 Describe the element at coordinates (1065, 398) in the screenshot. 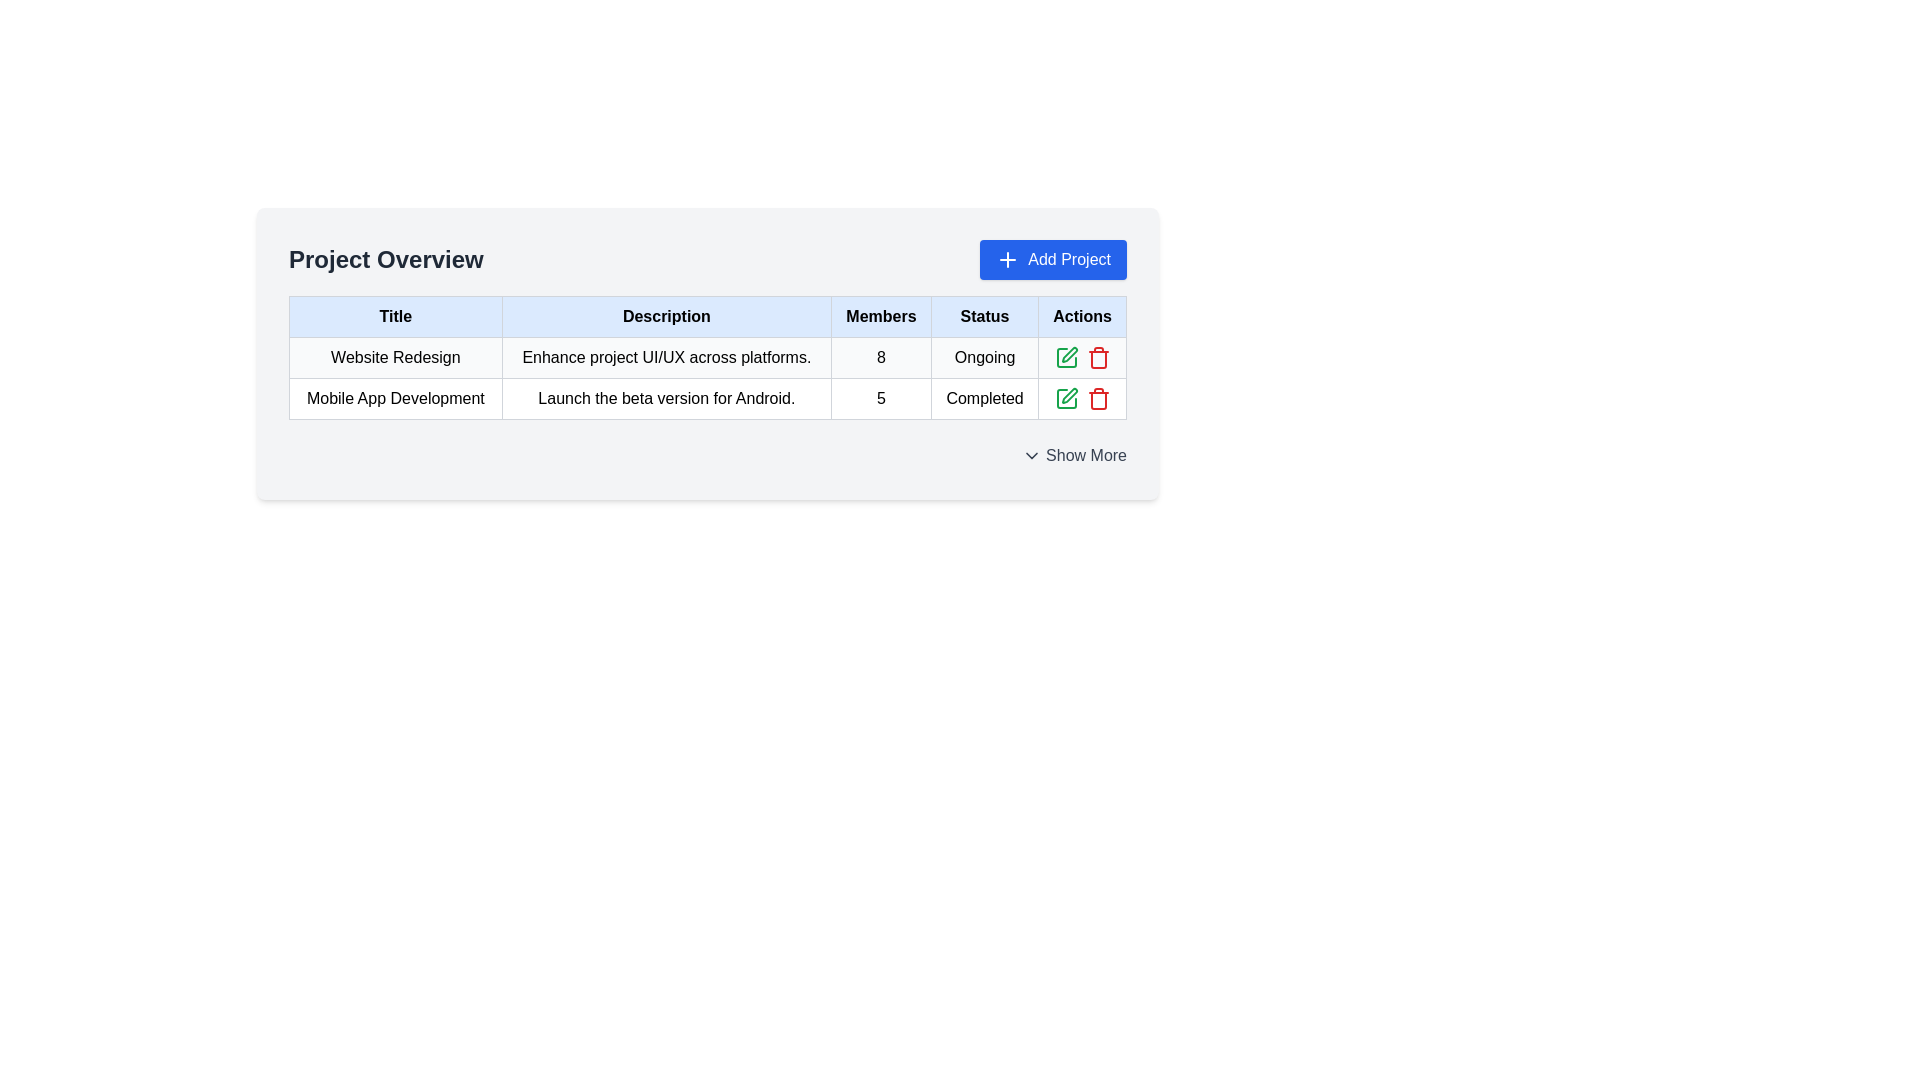

I see `the hollow square edit icon in the 'Actions' column of the 'Project Overview' table, specifically in the 'Mobile App Development' row` at that location.